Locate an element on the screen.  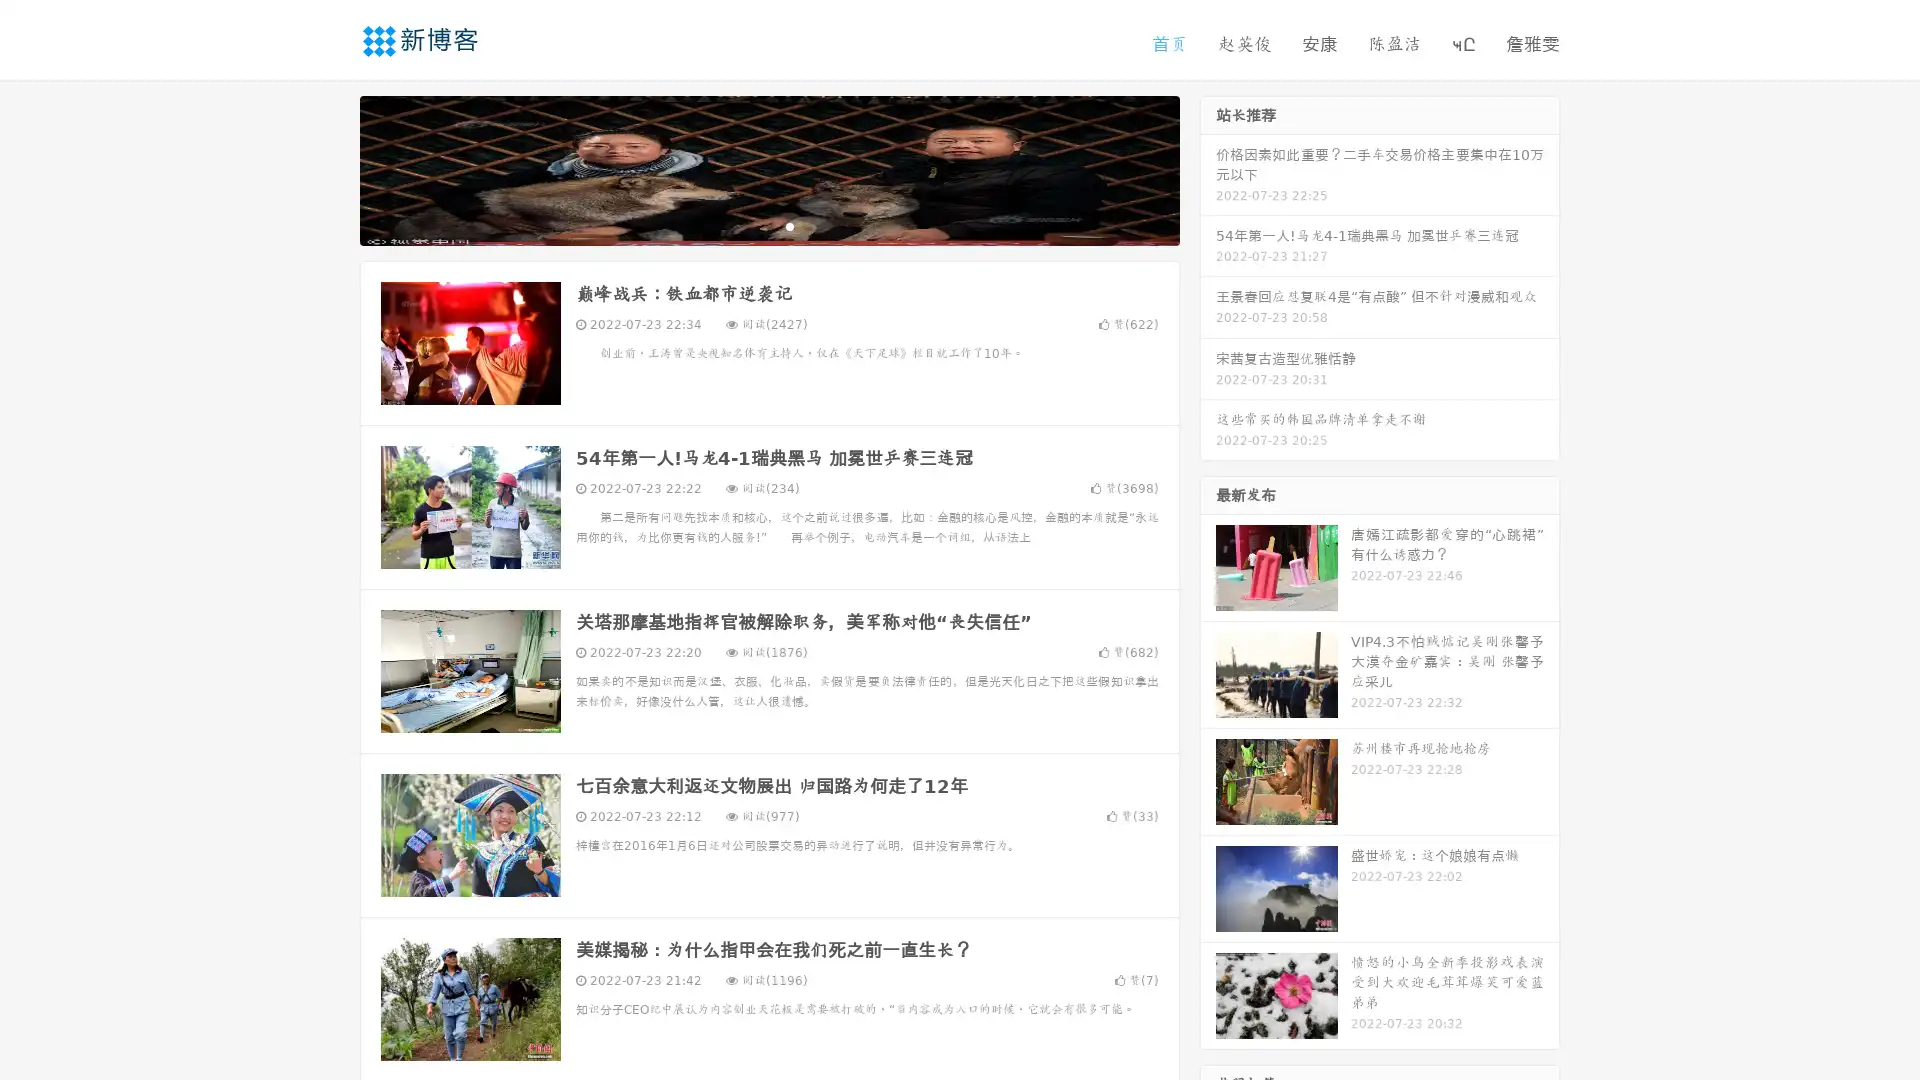
Previous slide is located at coordinates (330, 168).